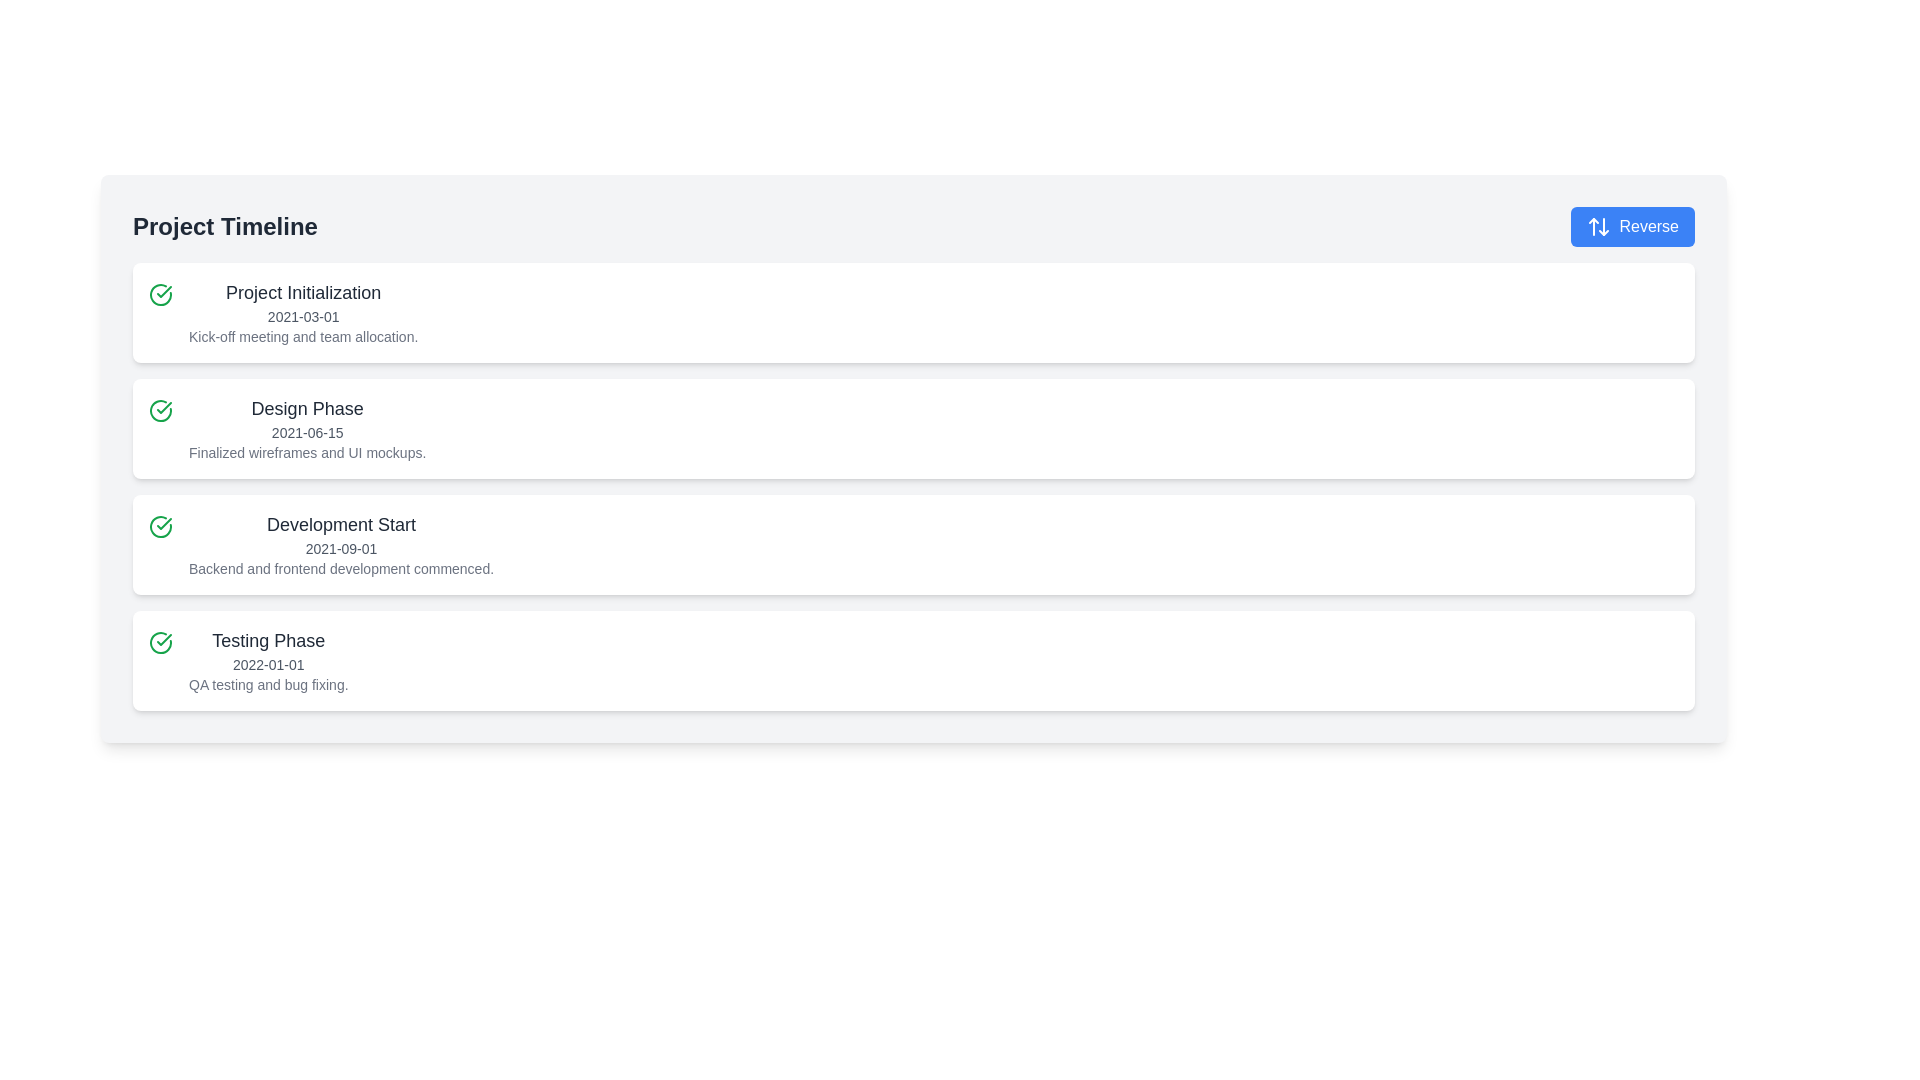 Image resolution: width=1920 pixels, height=1080 pixels. I want to click on the text block containing 'Testing Phase', which is styled in bold and large dark gray font, located in the fourth section of the vertical timeline, so click(267, 640).